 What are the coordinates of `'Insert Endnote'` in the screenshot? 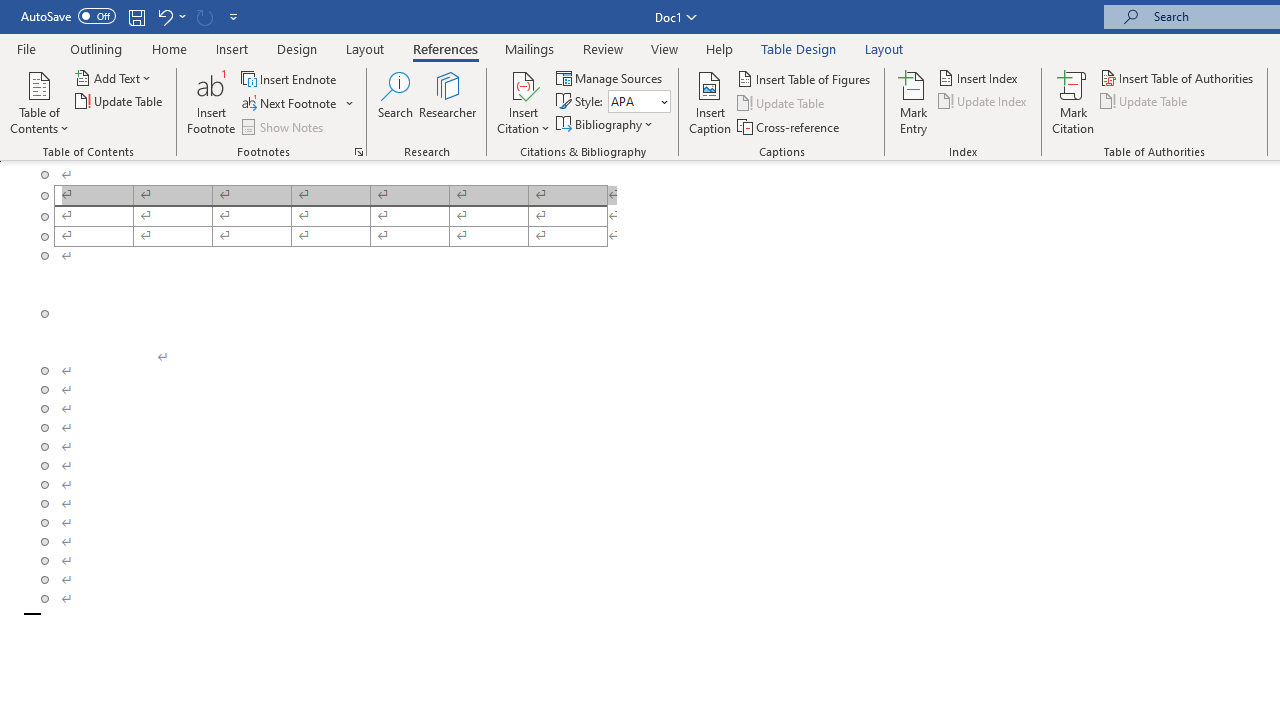 It's located at (289, 78).